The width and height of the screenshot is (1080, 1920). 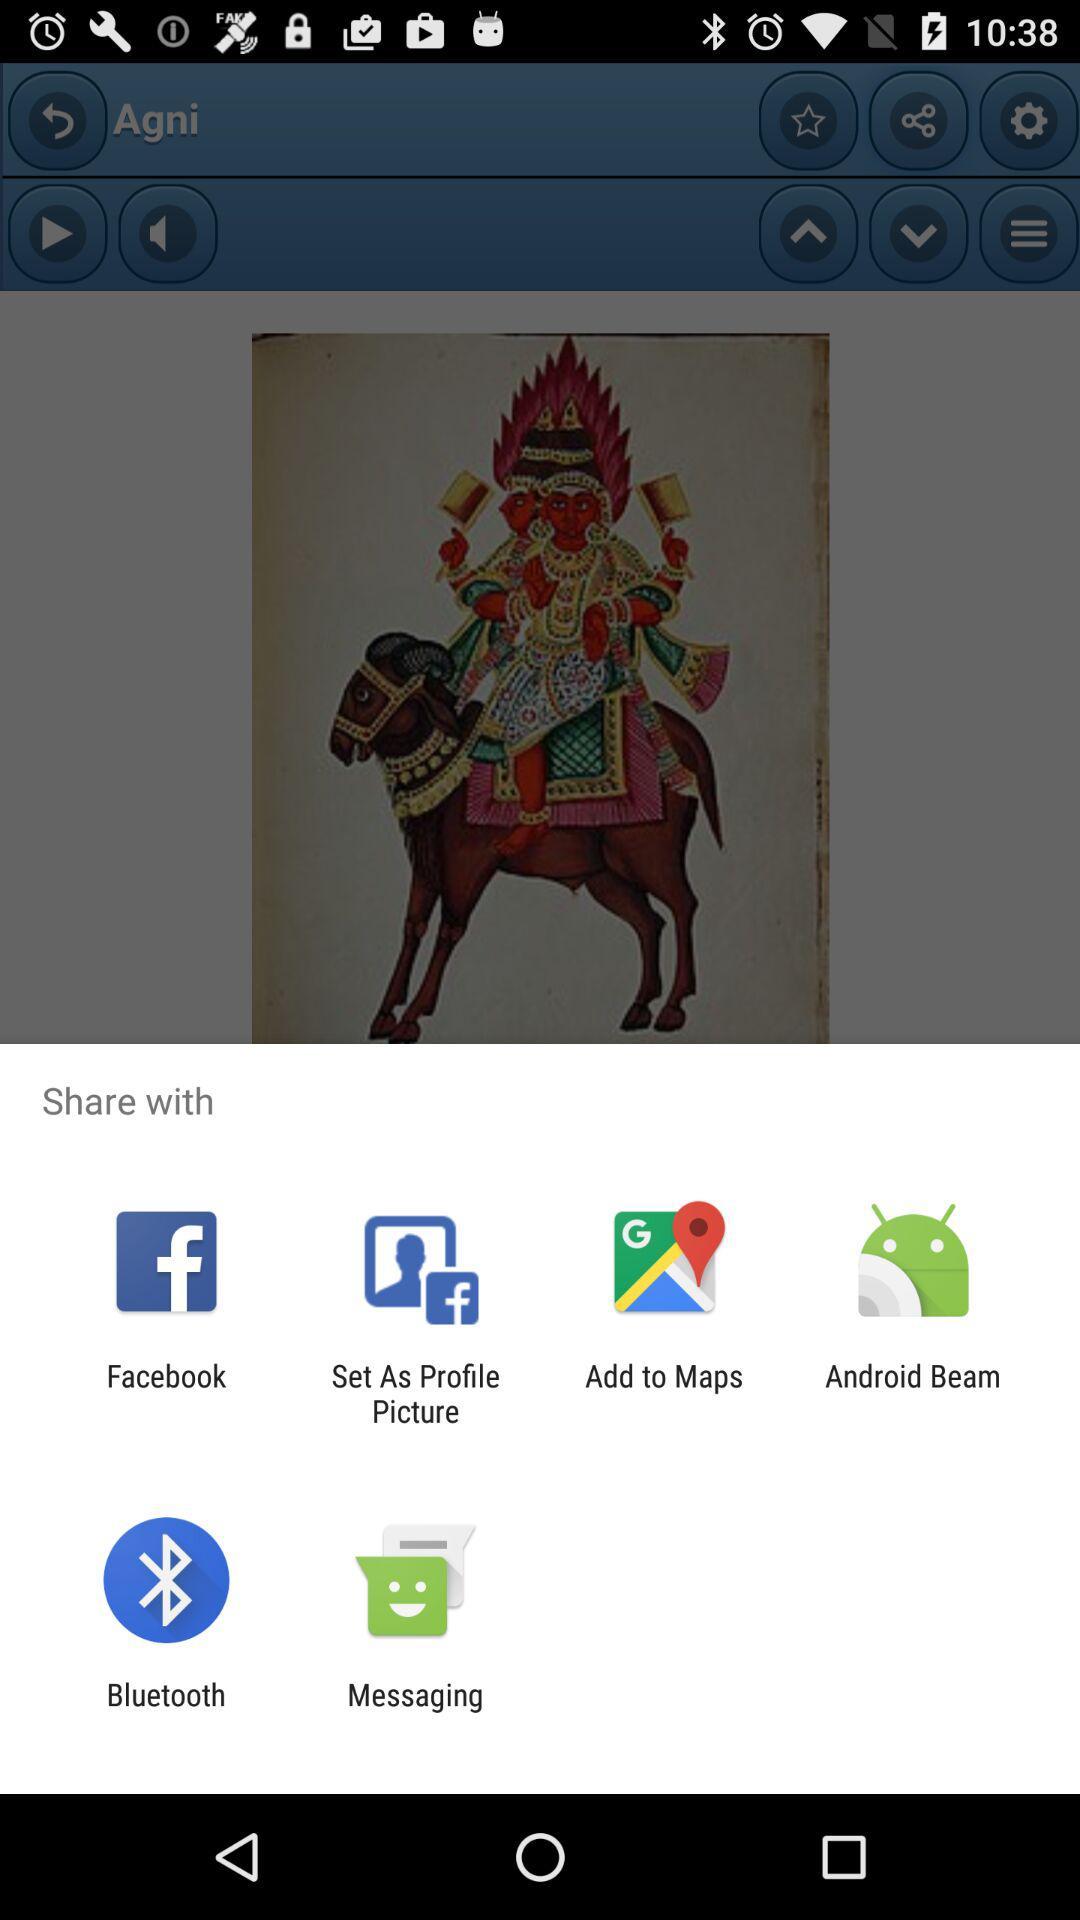 I want to click on the add to maps icon, so click(x=664, y=1392).